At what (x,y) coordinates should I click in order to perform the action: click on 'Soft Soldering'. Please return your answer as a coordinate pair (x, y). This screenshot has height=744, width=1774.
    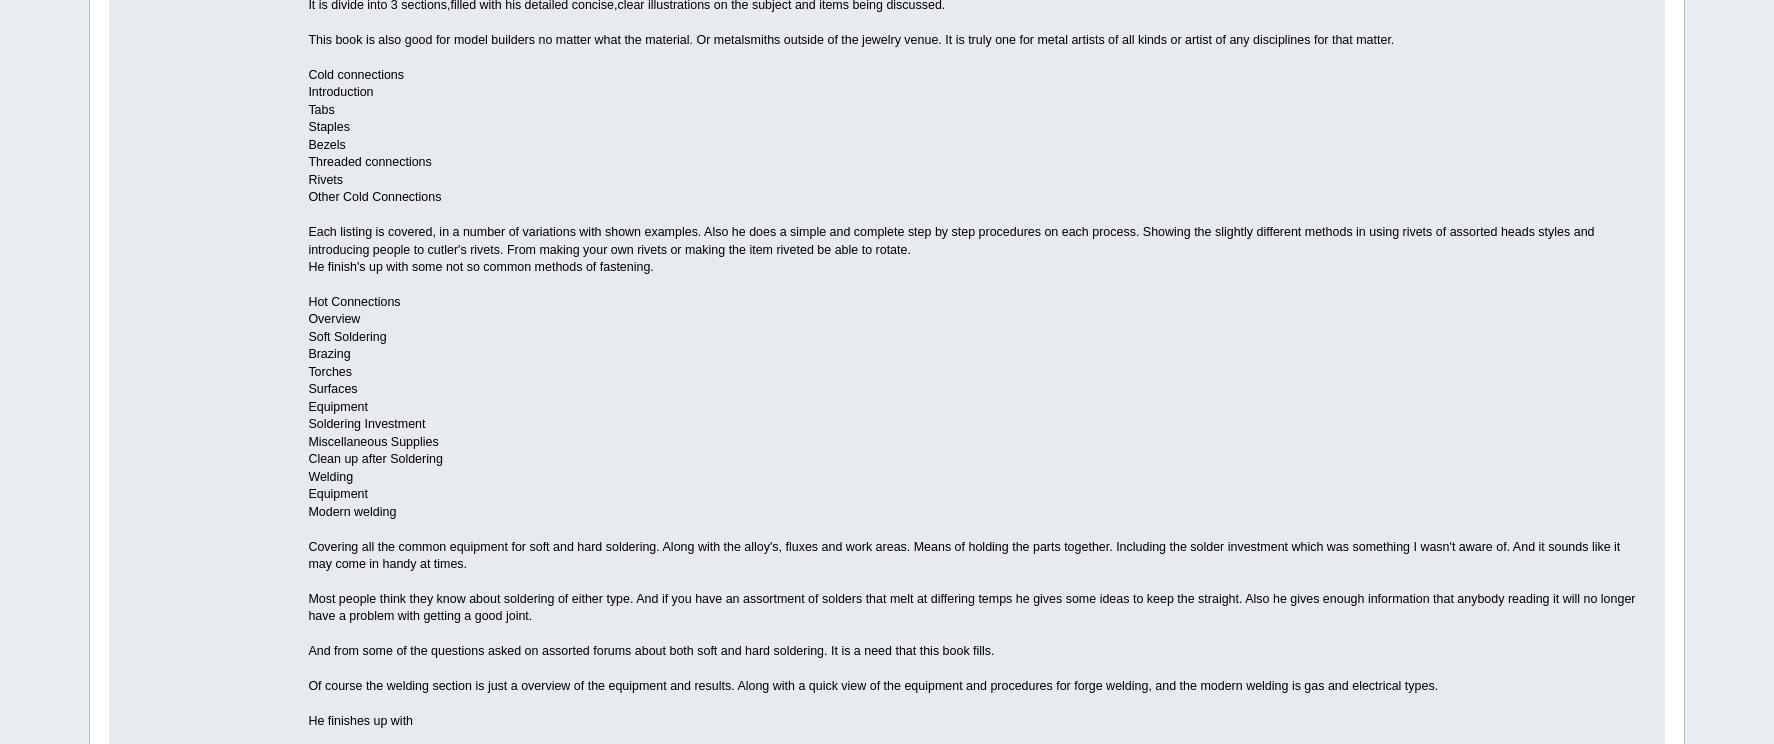
    Looking at the image, I should click on (346, 335).